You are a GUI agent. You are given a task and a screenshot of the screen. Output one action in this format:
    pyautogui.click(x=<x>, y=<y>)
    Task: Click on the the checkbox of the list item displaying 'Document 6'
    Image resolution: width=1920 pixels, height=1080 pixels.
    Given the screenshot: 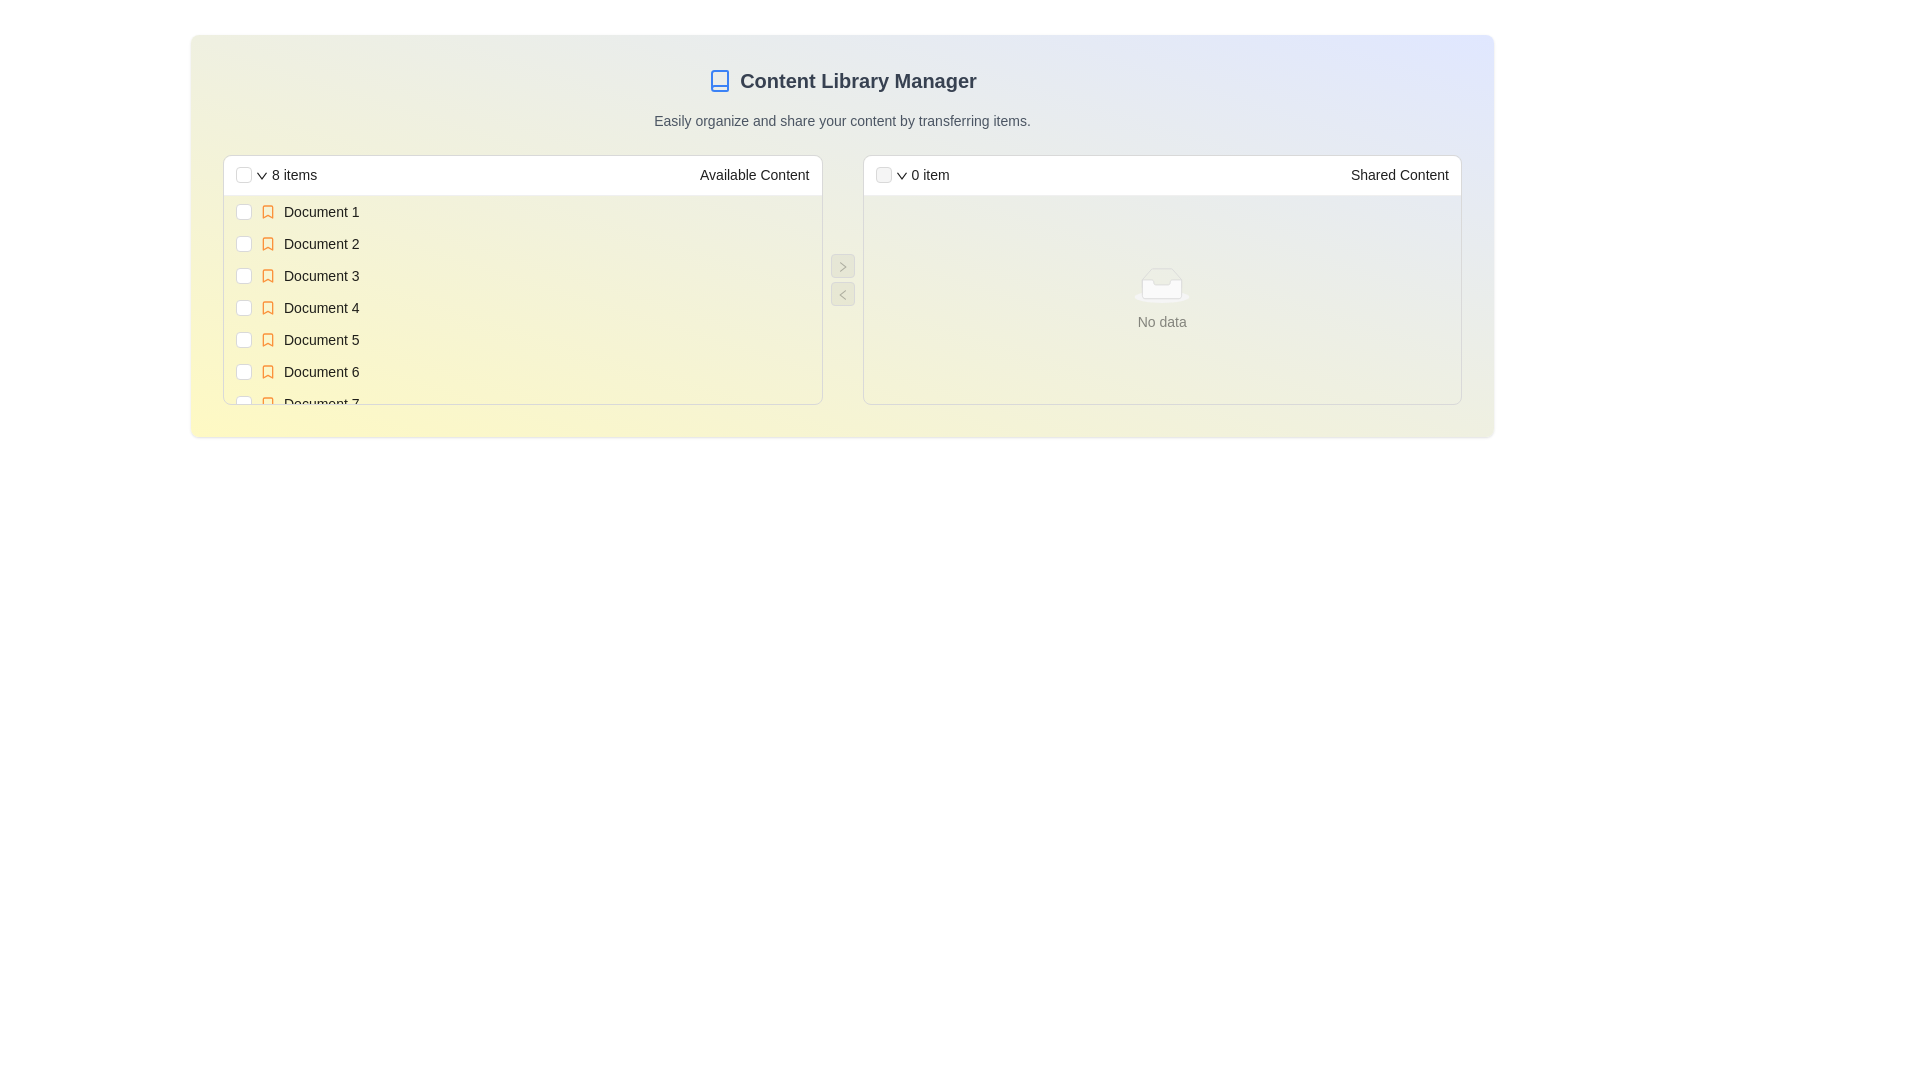 What is the action you would take?
    pyautogui.click(x=522, y=371)
    